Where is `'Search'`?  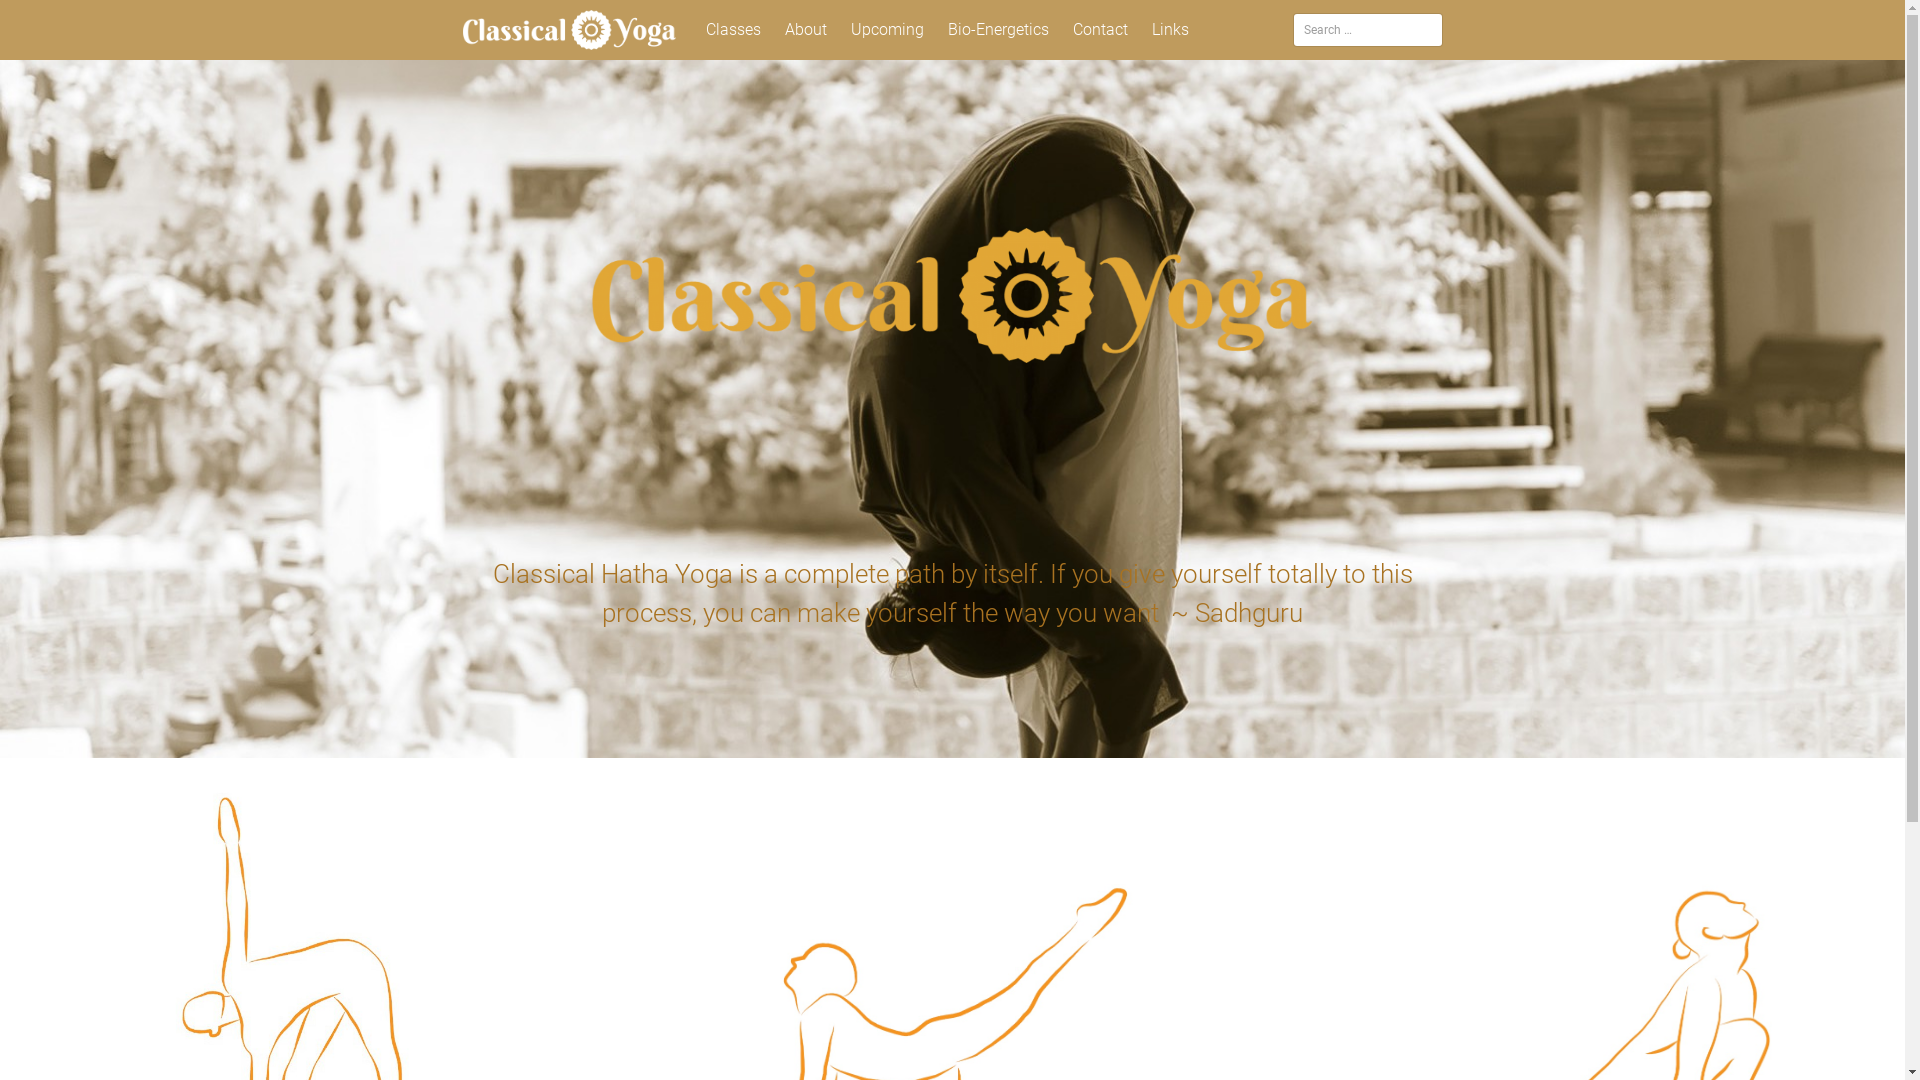 'Search' is located at coordinates (47, 20).